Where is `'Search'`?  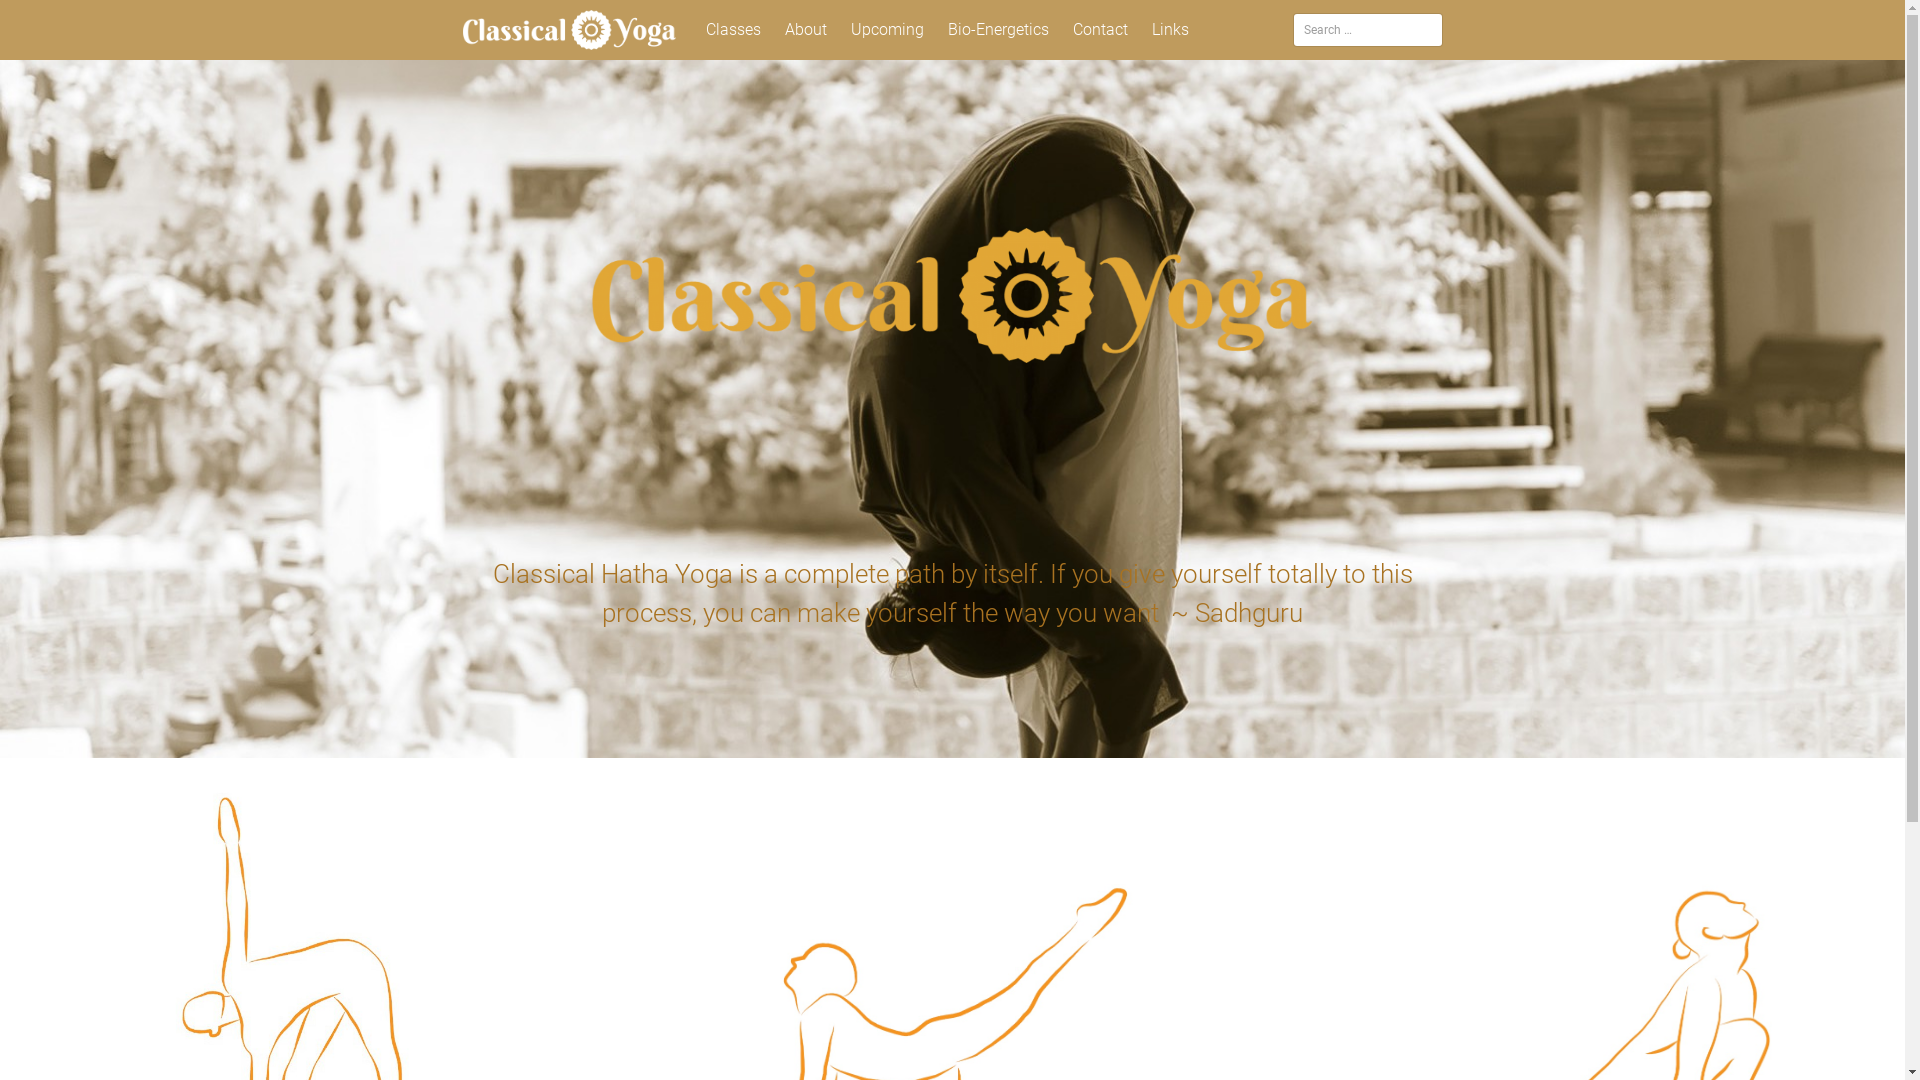 'Search' is located at coordinates (47, 20).